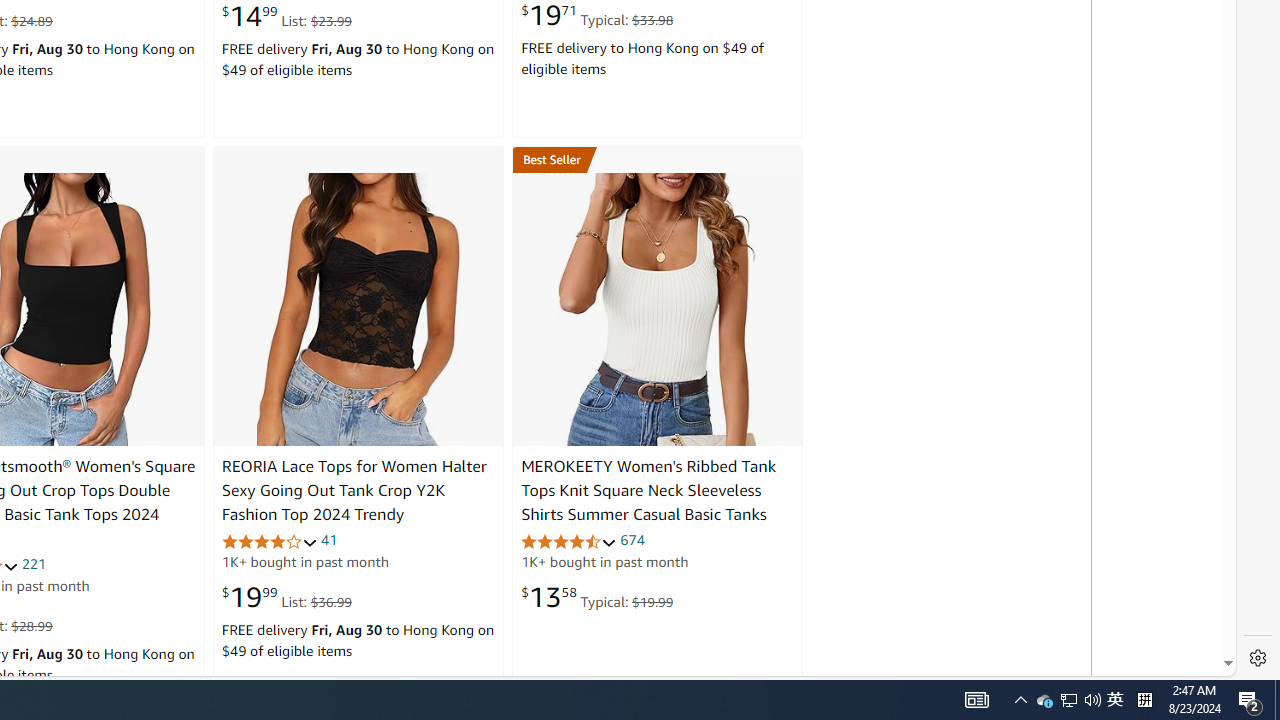  I want to click on '$19.99 List: $36.99', so click(285, 595).